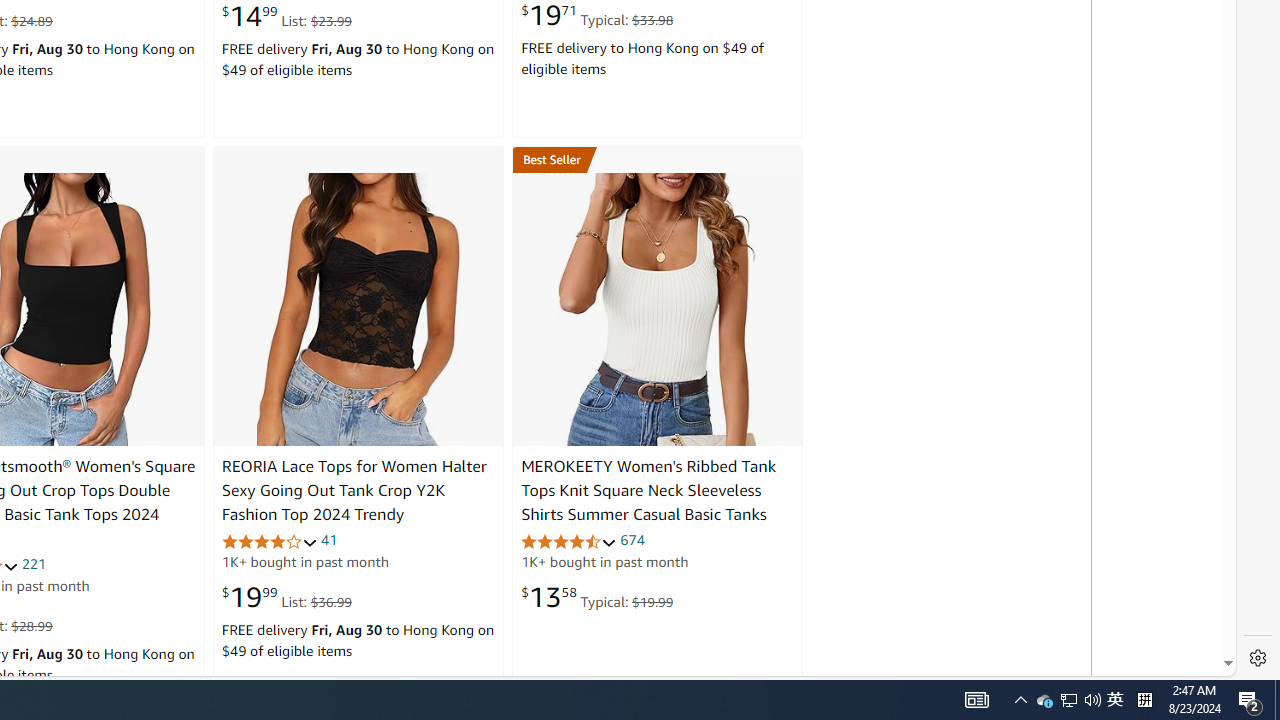  I want to click on '$19.99 List: $36.99', so click(285, 595).